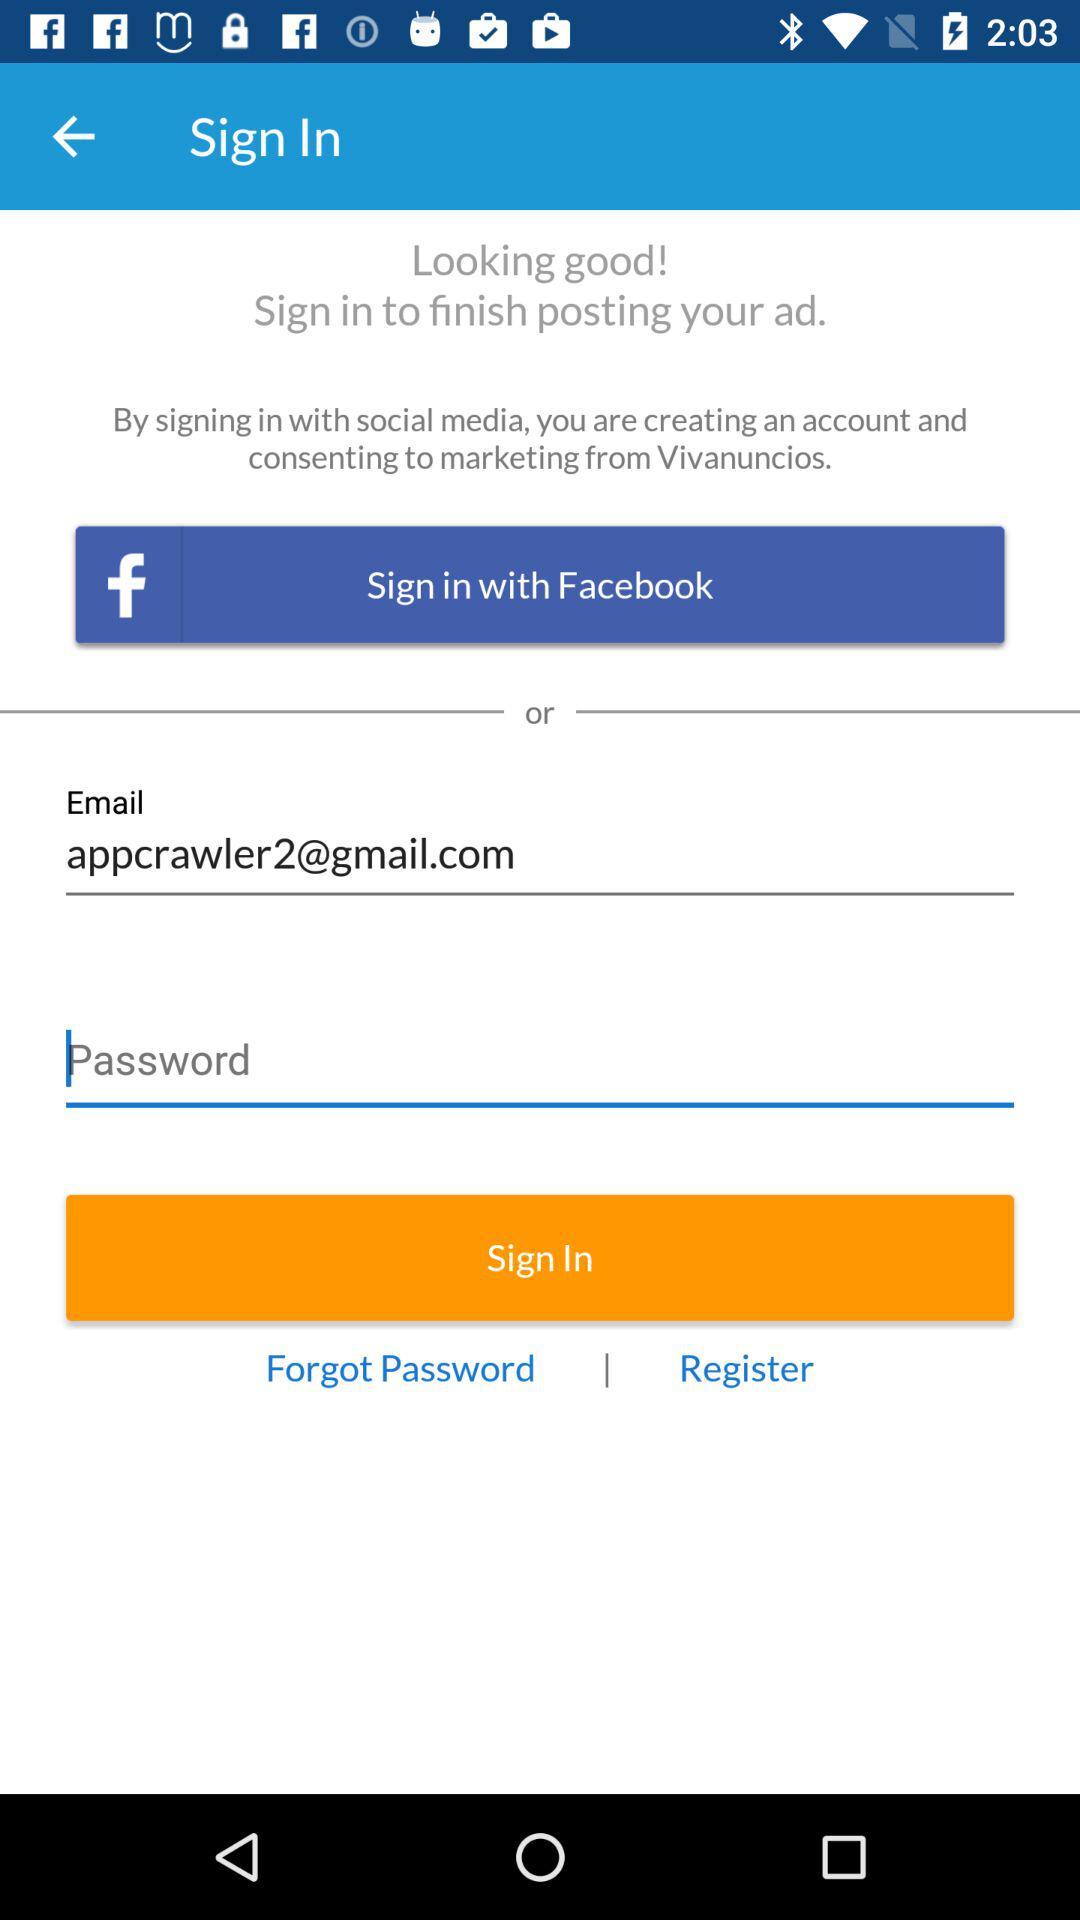 This screenshot has width=1080, height=1920. What do you see at coordinates (746, 1366) in the screenshot?
I see `the item next to the |` at bounding box center [746, 1366].